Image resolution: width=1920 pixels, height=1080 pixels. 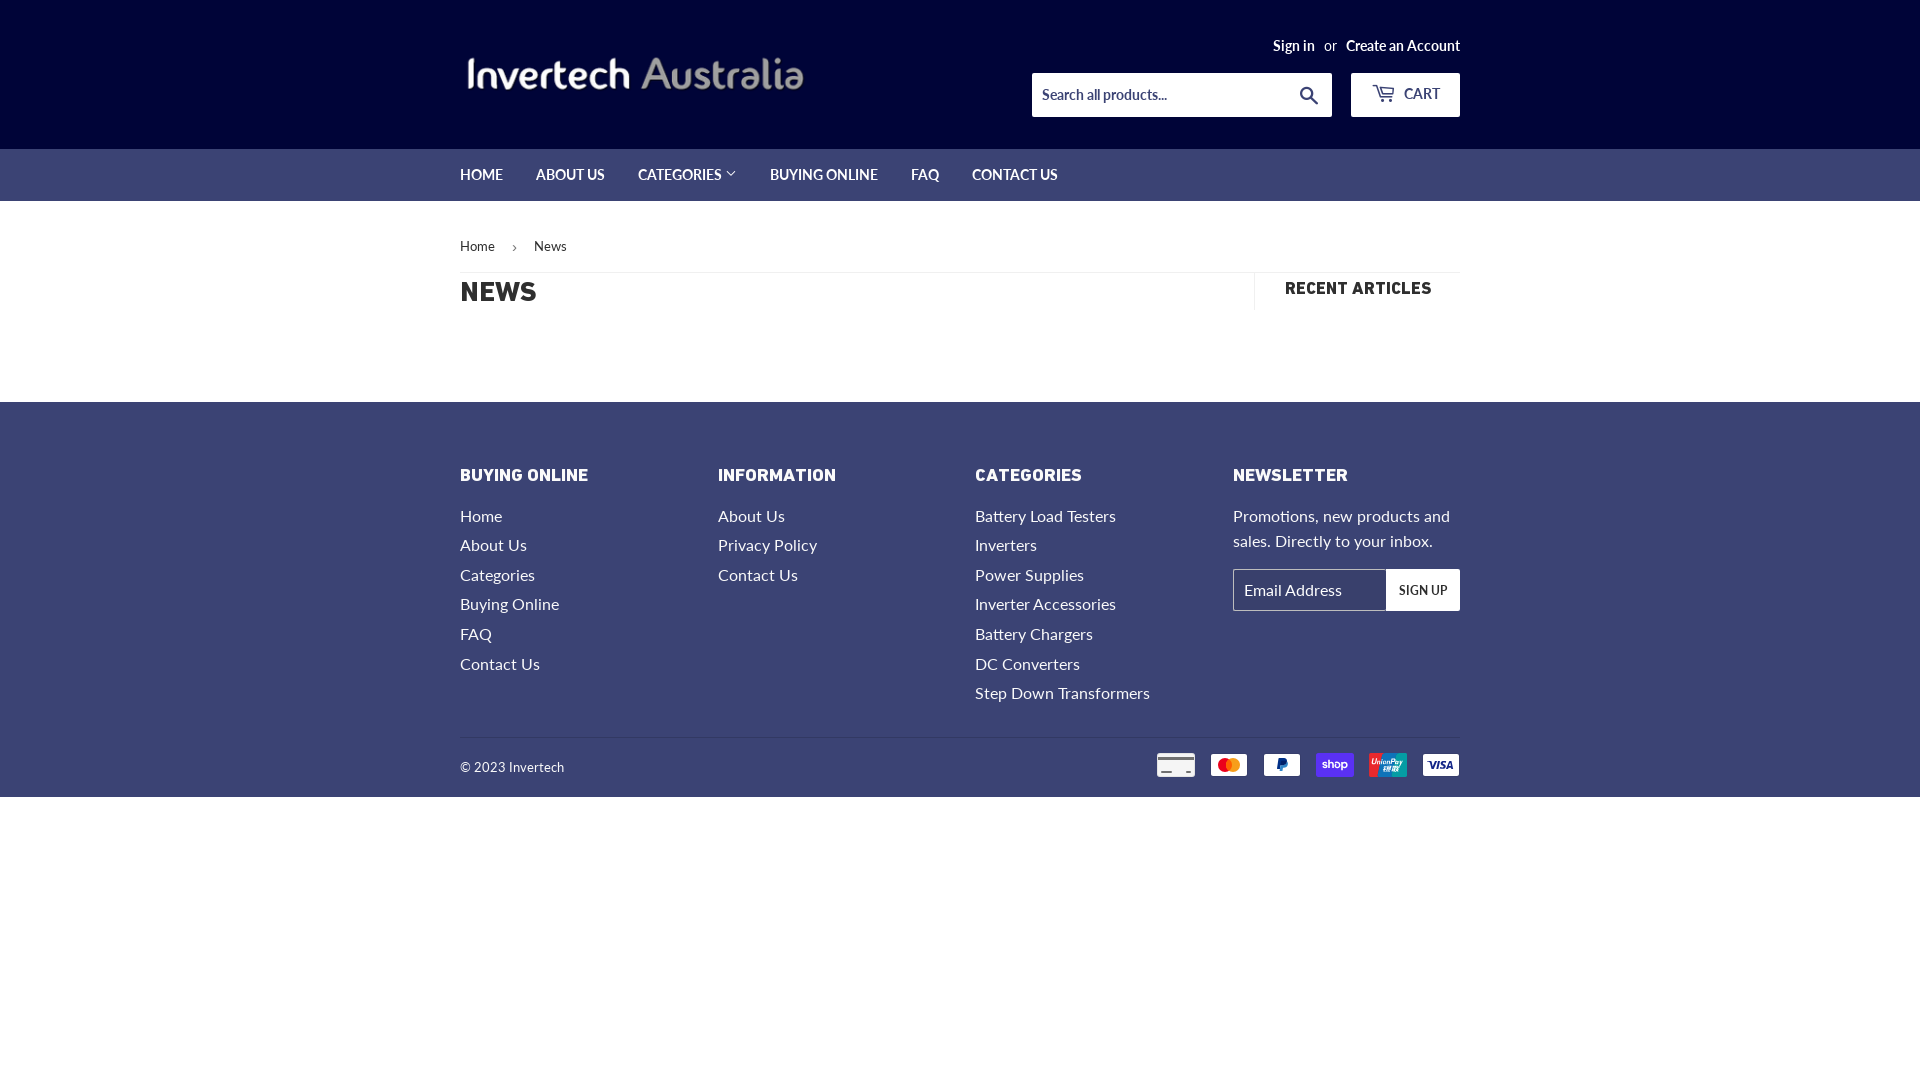 I want to click on 'Create an Account', so click(x=1401, y=45).